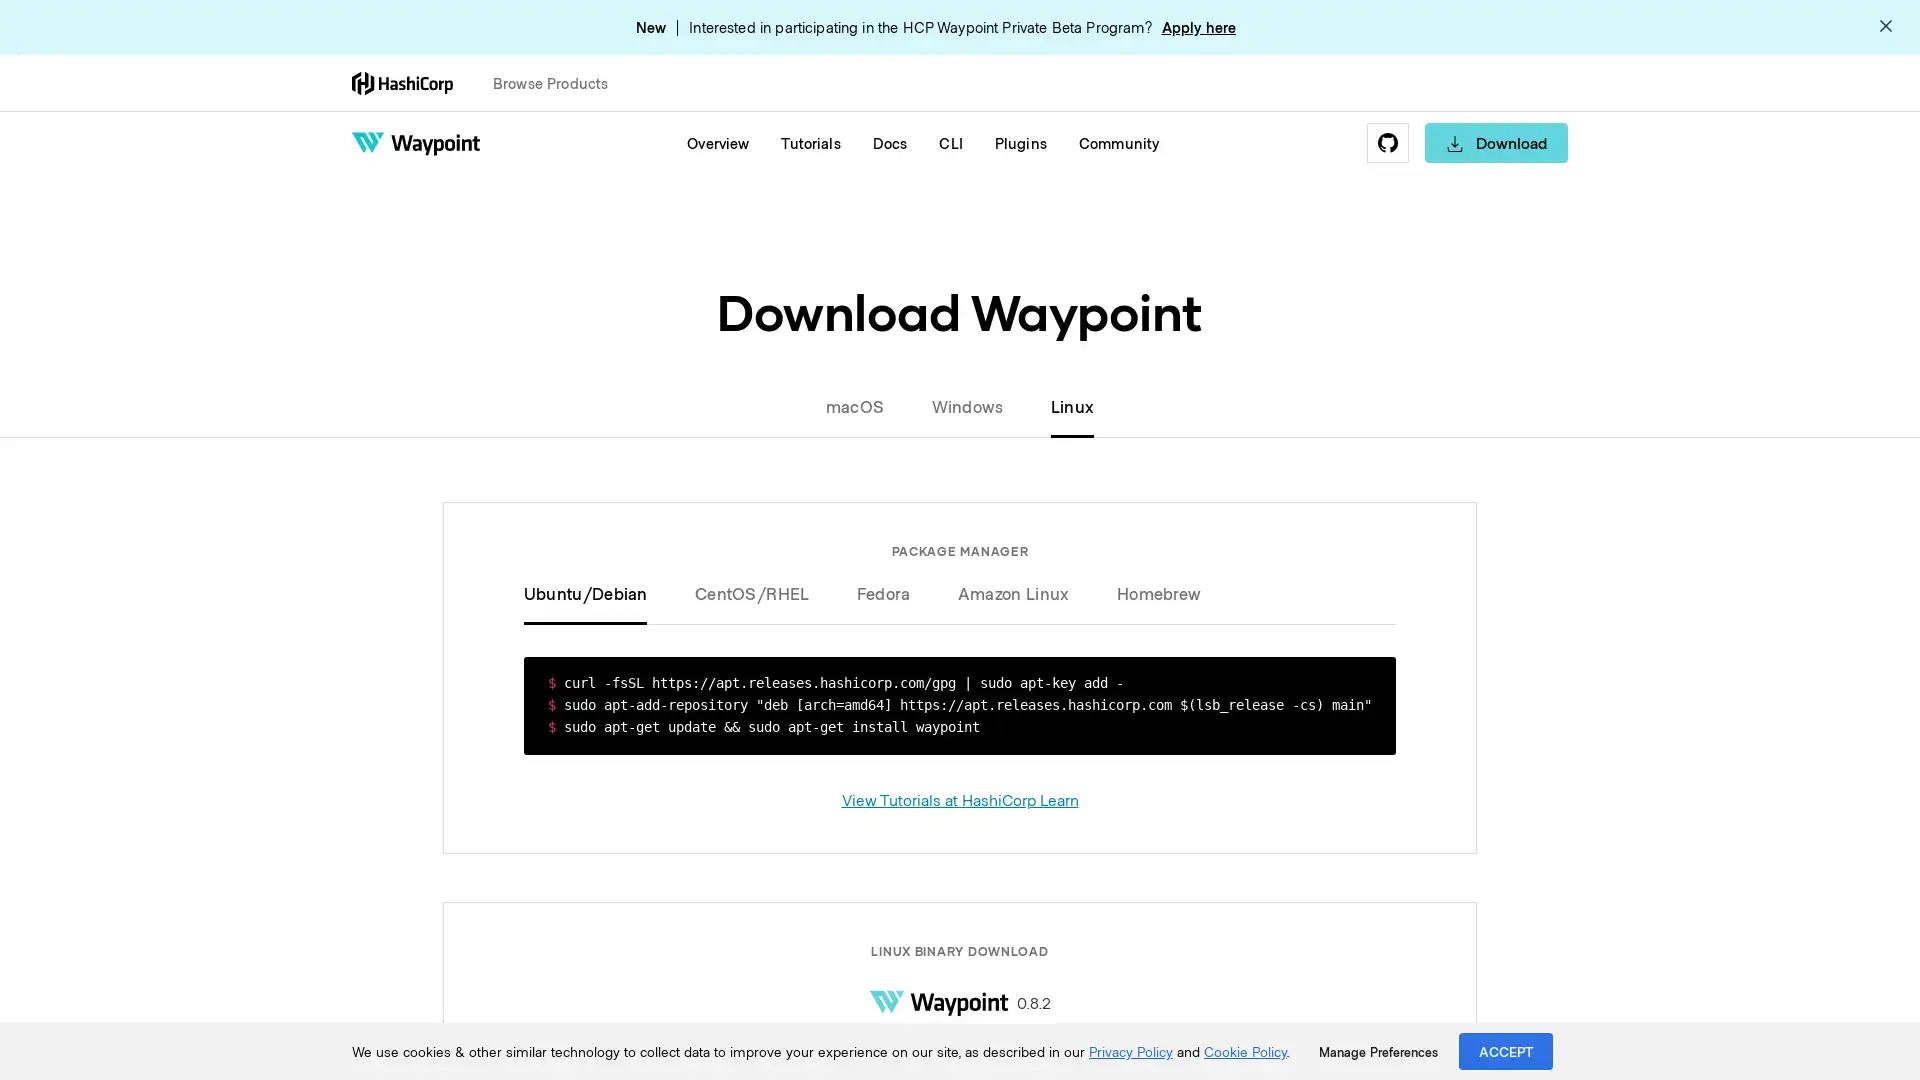 This screenshot has height=1080, width=1920. I want to click on Ubuntu/Debian, so click(596, 592).